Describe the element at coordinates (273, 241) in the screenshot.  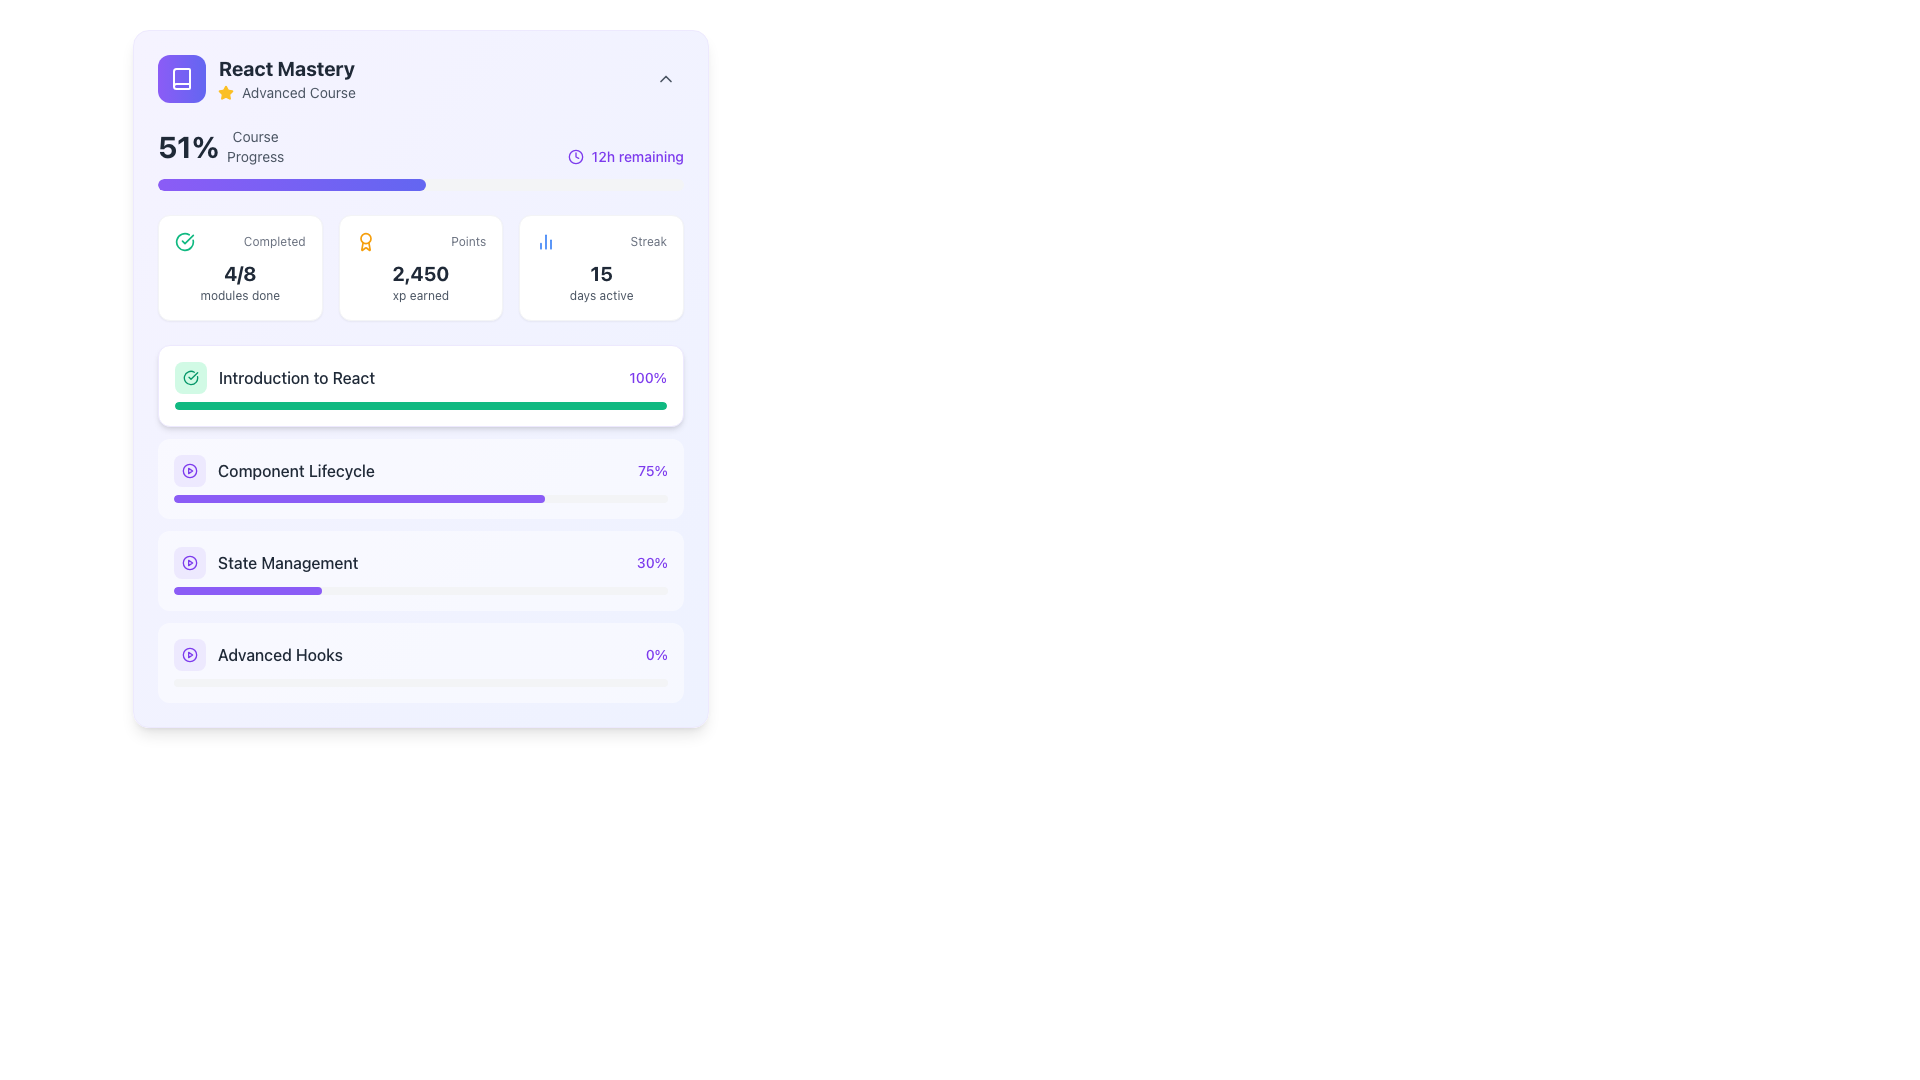
I see `the static text label displaying 'Completed', which is adjacent to a checkmark indicating completion status` at that location.